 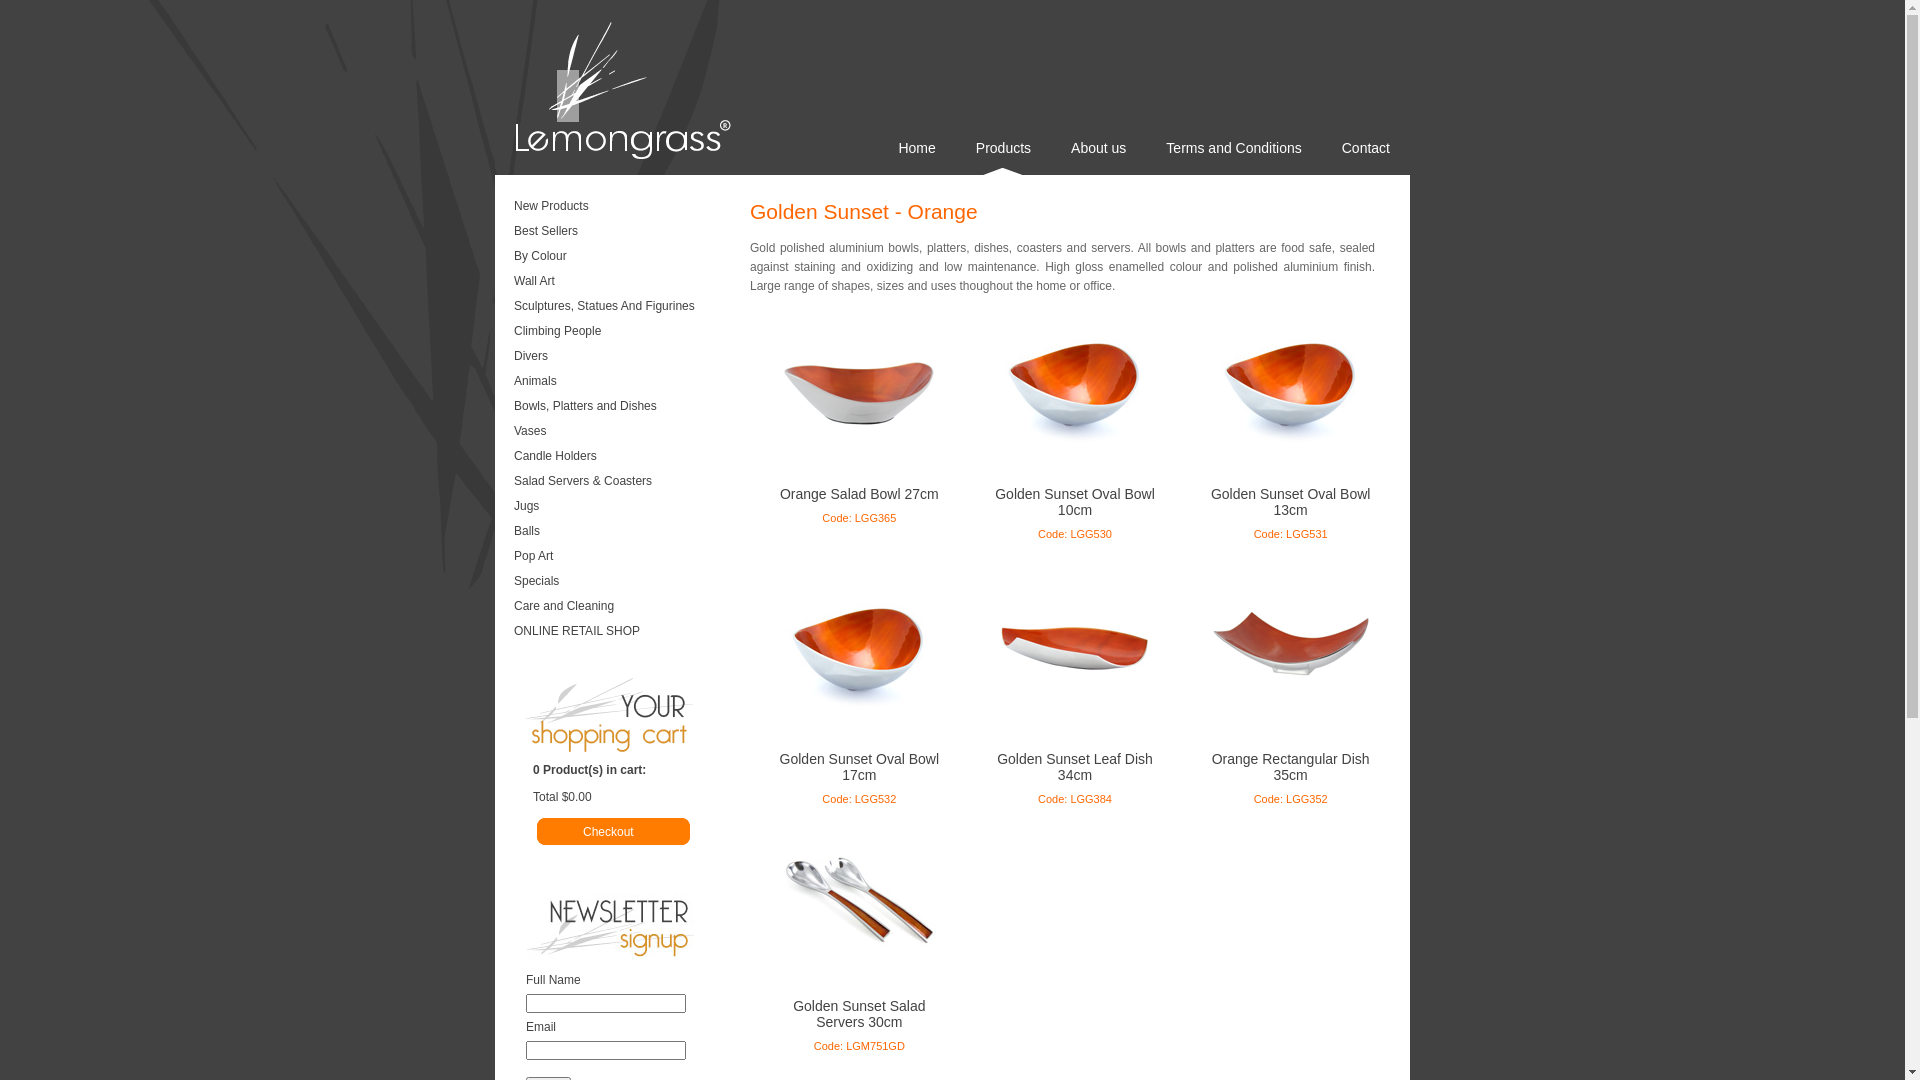 I want to click on 'Home', so click(x=915, y=156).